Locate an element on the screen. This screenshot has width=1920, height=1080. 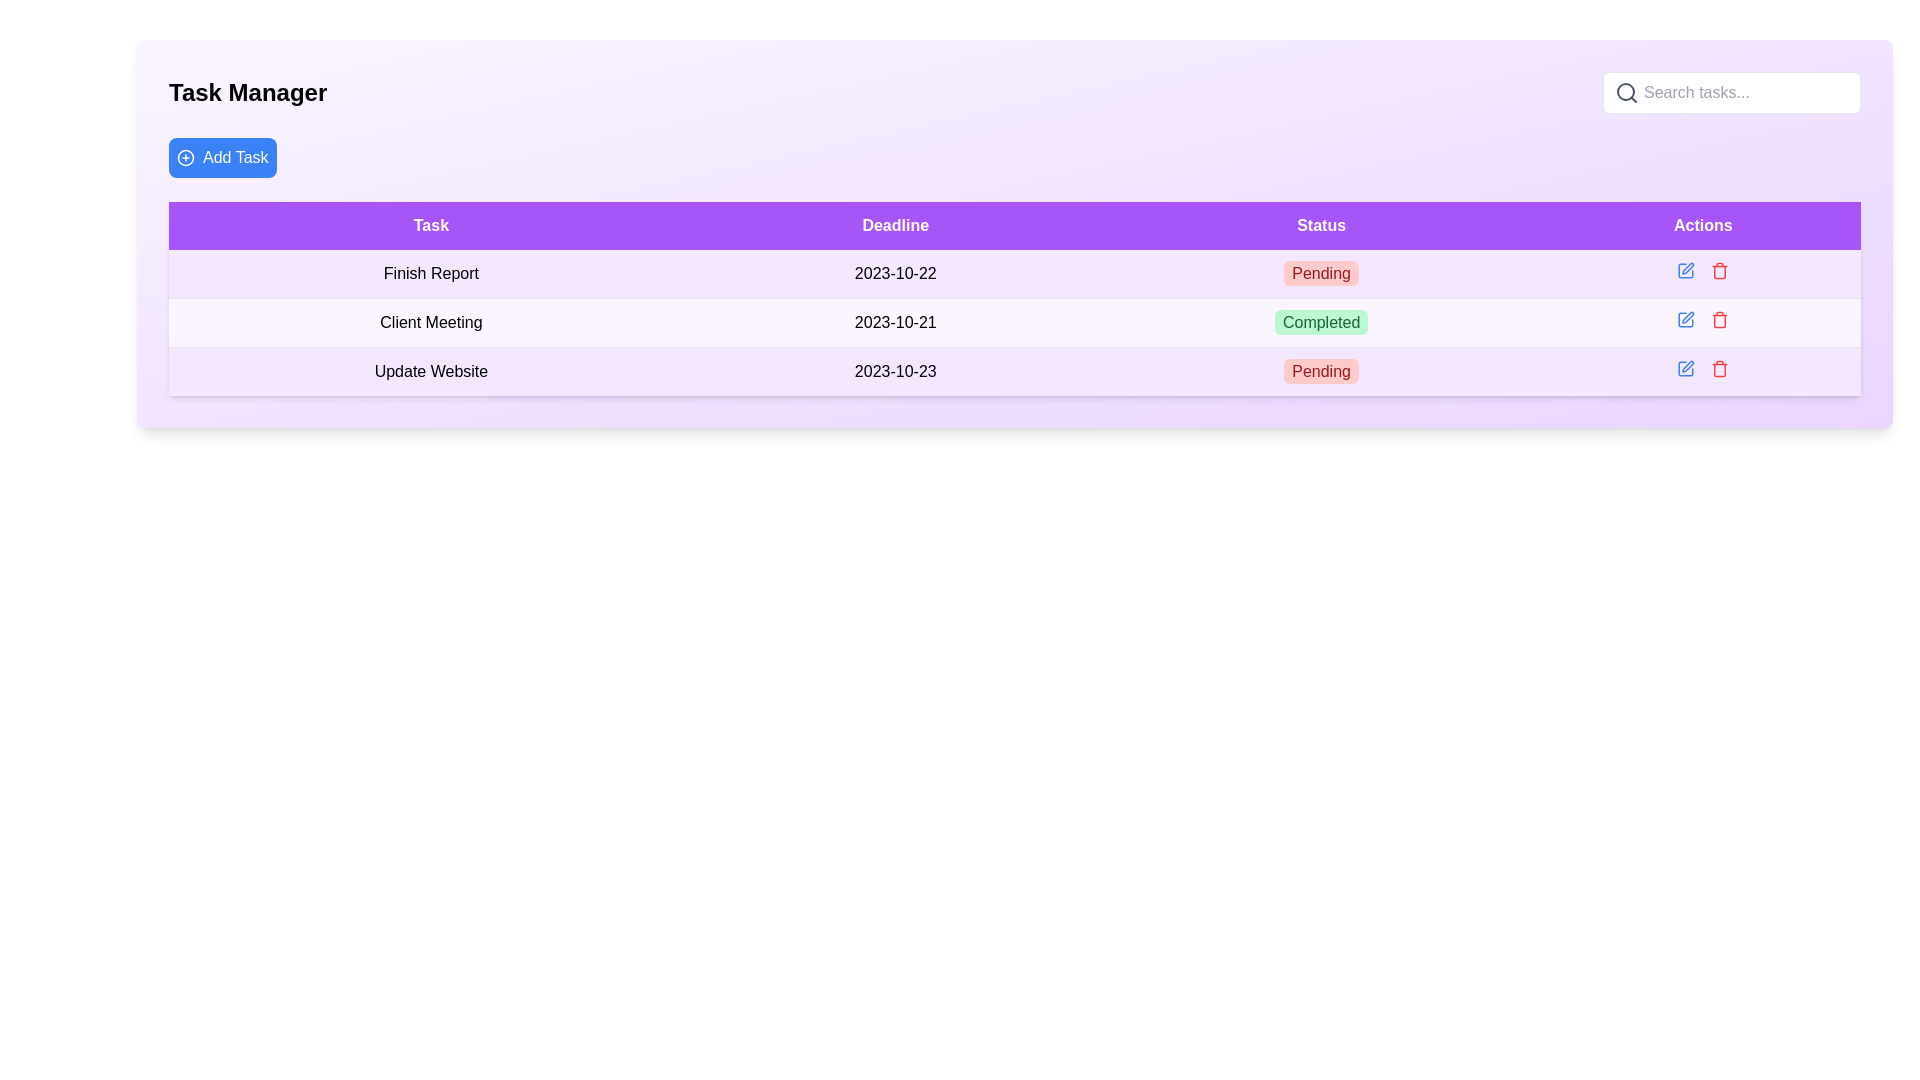
the status label indicating 'Pending' for the task 'Update Website' located in the 'Status' column of the third row in the table is located at coordinates (1321, 371).